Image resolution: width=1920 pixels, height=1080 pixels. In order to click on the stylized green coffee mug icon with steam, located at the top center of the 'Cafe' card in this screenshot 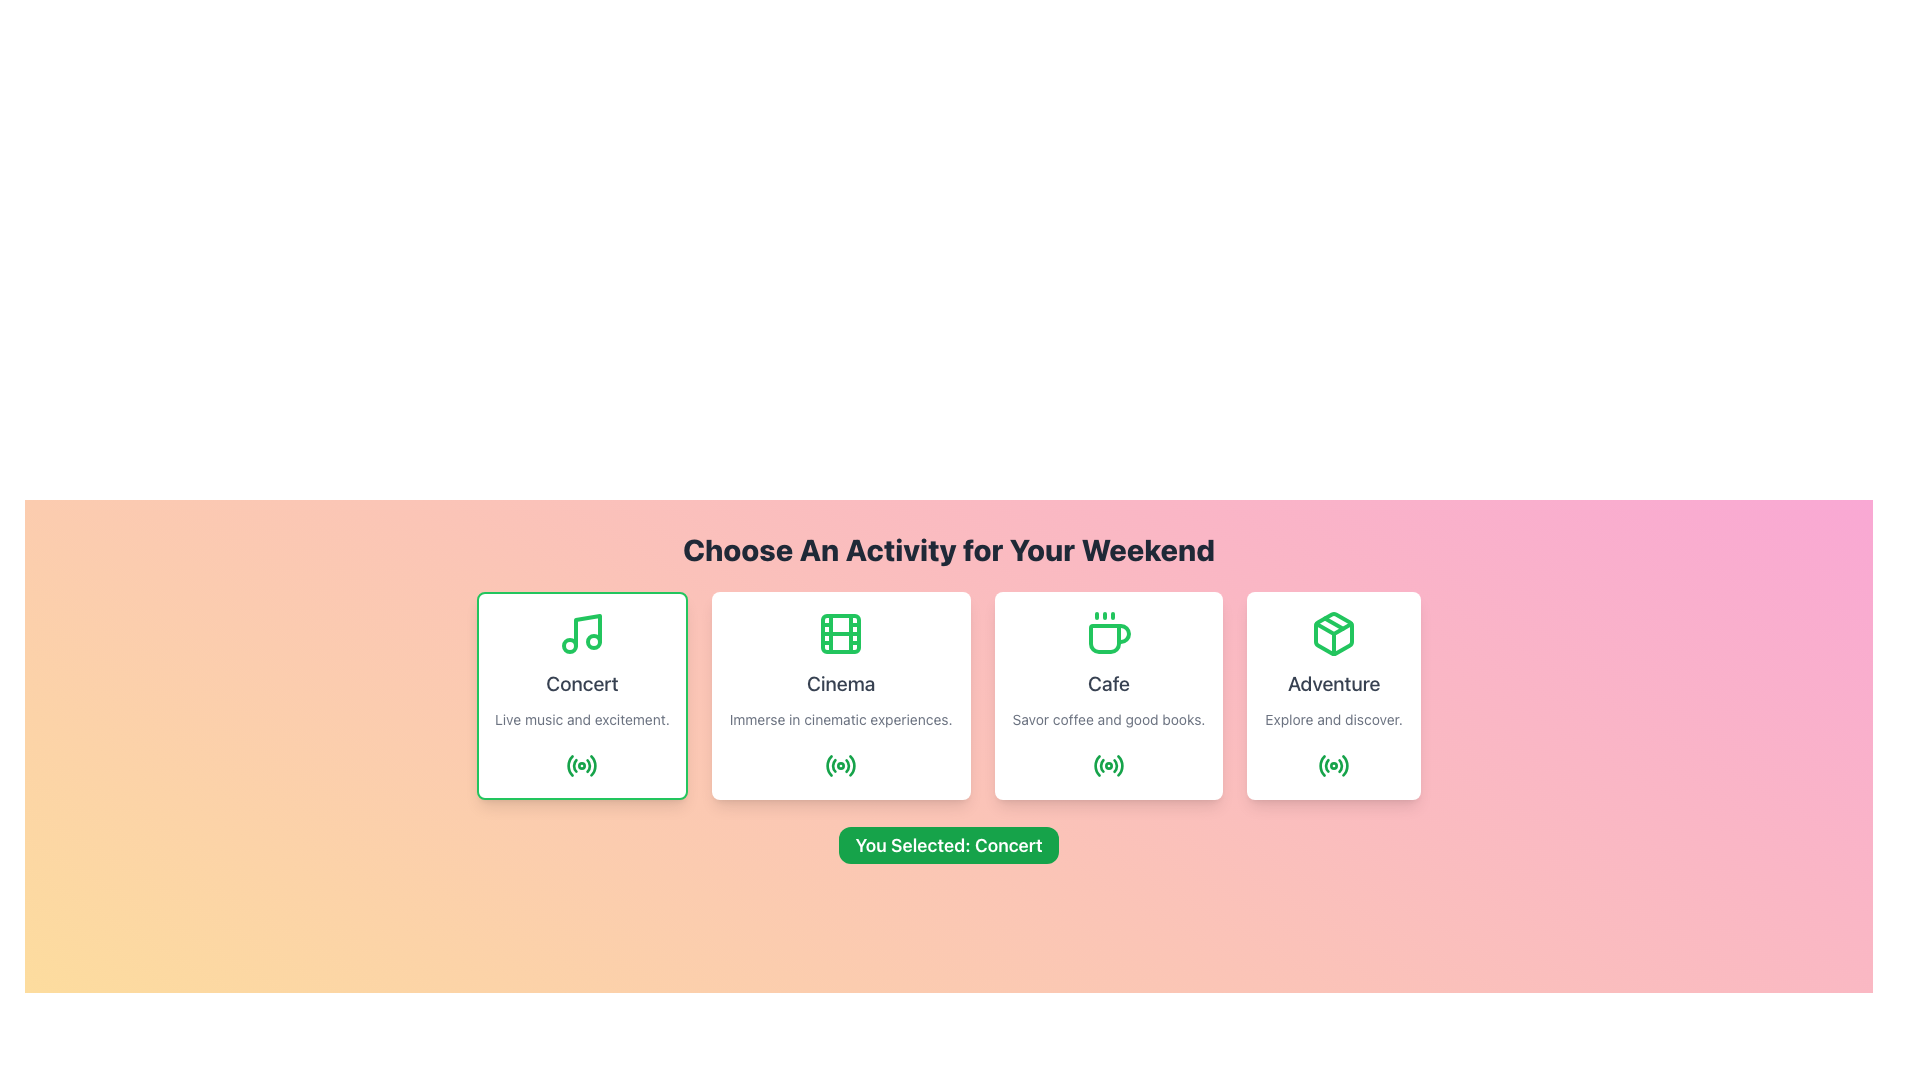, I will do `click(1107, 633)`.